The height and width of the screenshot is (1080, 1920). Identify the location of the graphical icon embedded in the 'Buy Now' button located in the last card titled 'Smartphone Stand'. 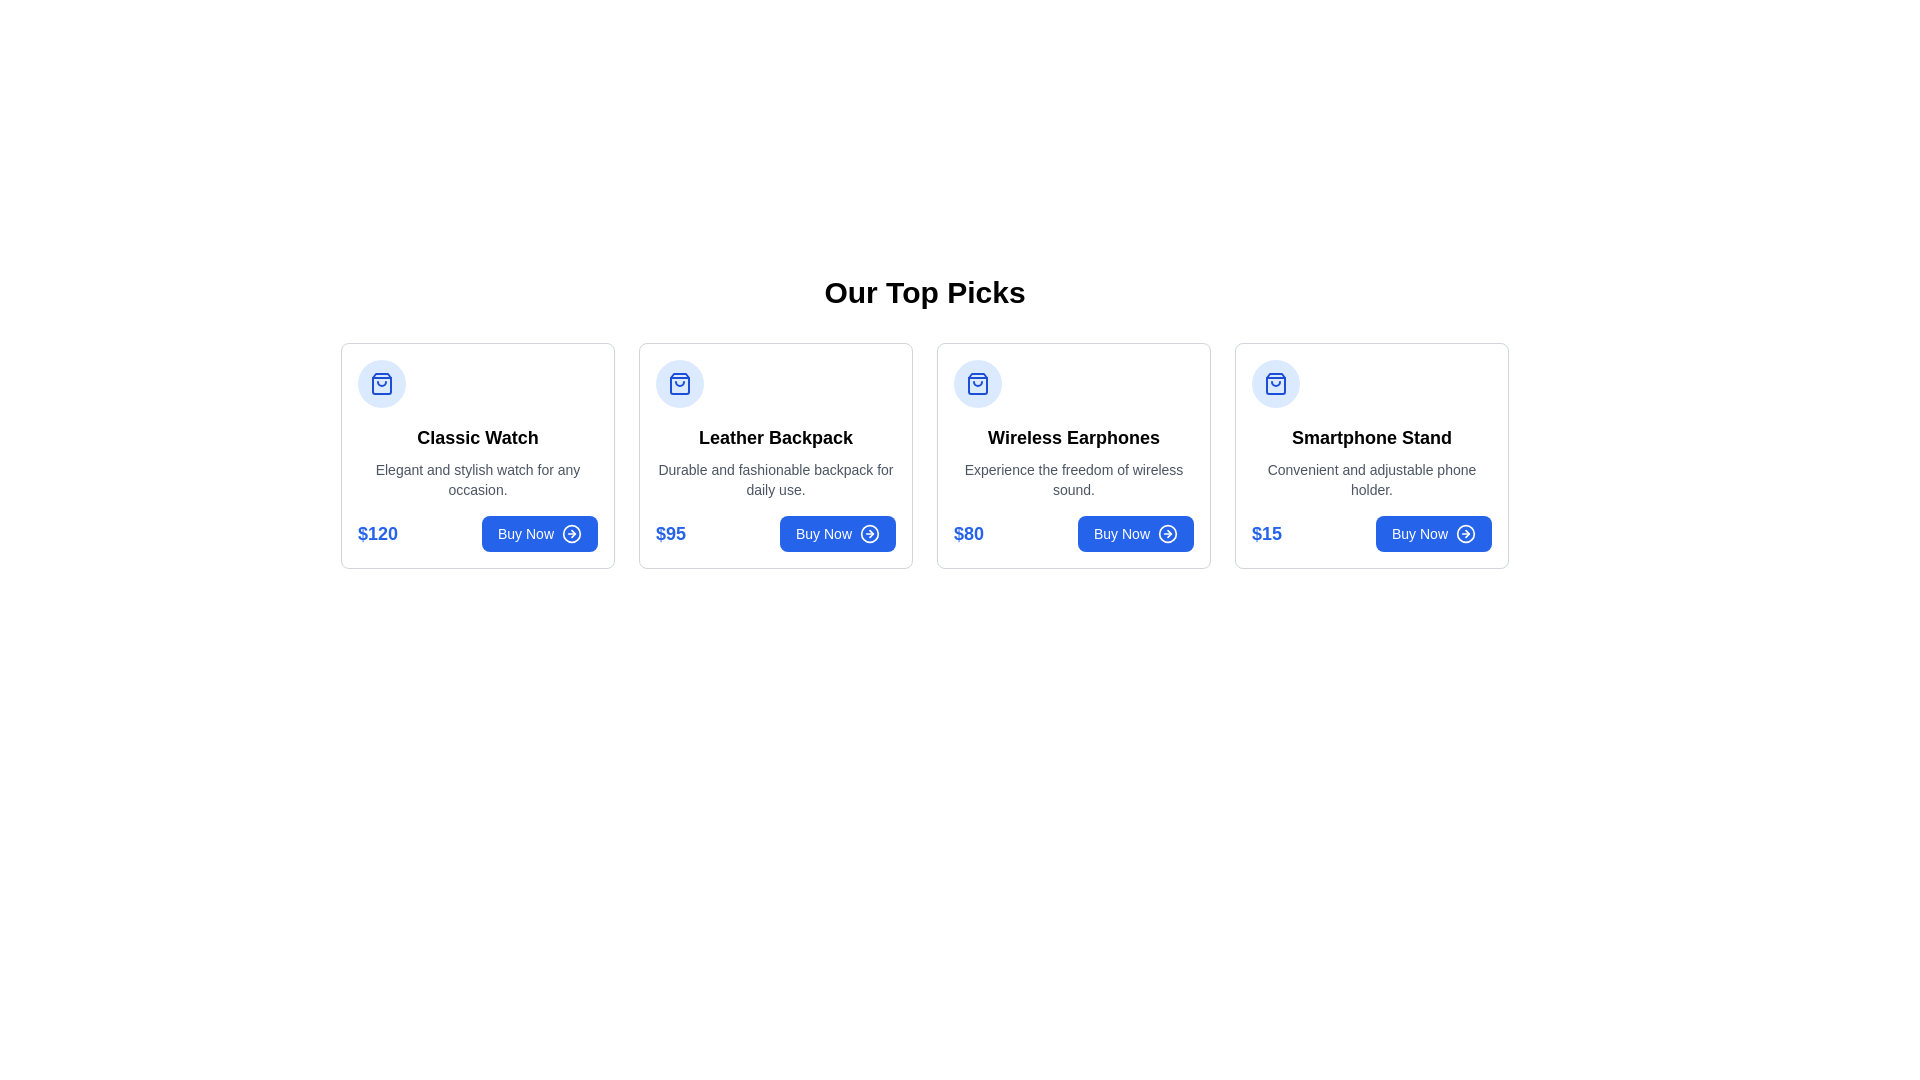
(1465, 532).